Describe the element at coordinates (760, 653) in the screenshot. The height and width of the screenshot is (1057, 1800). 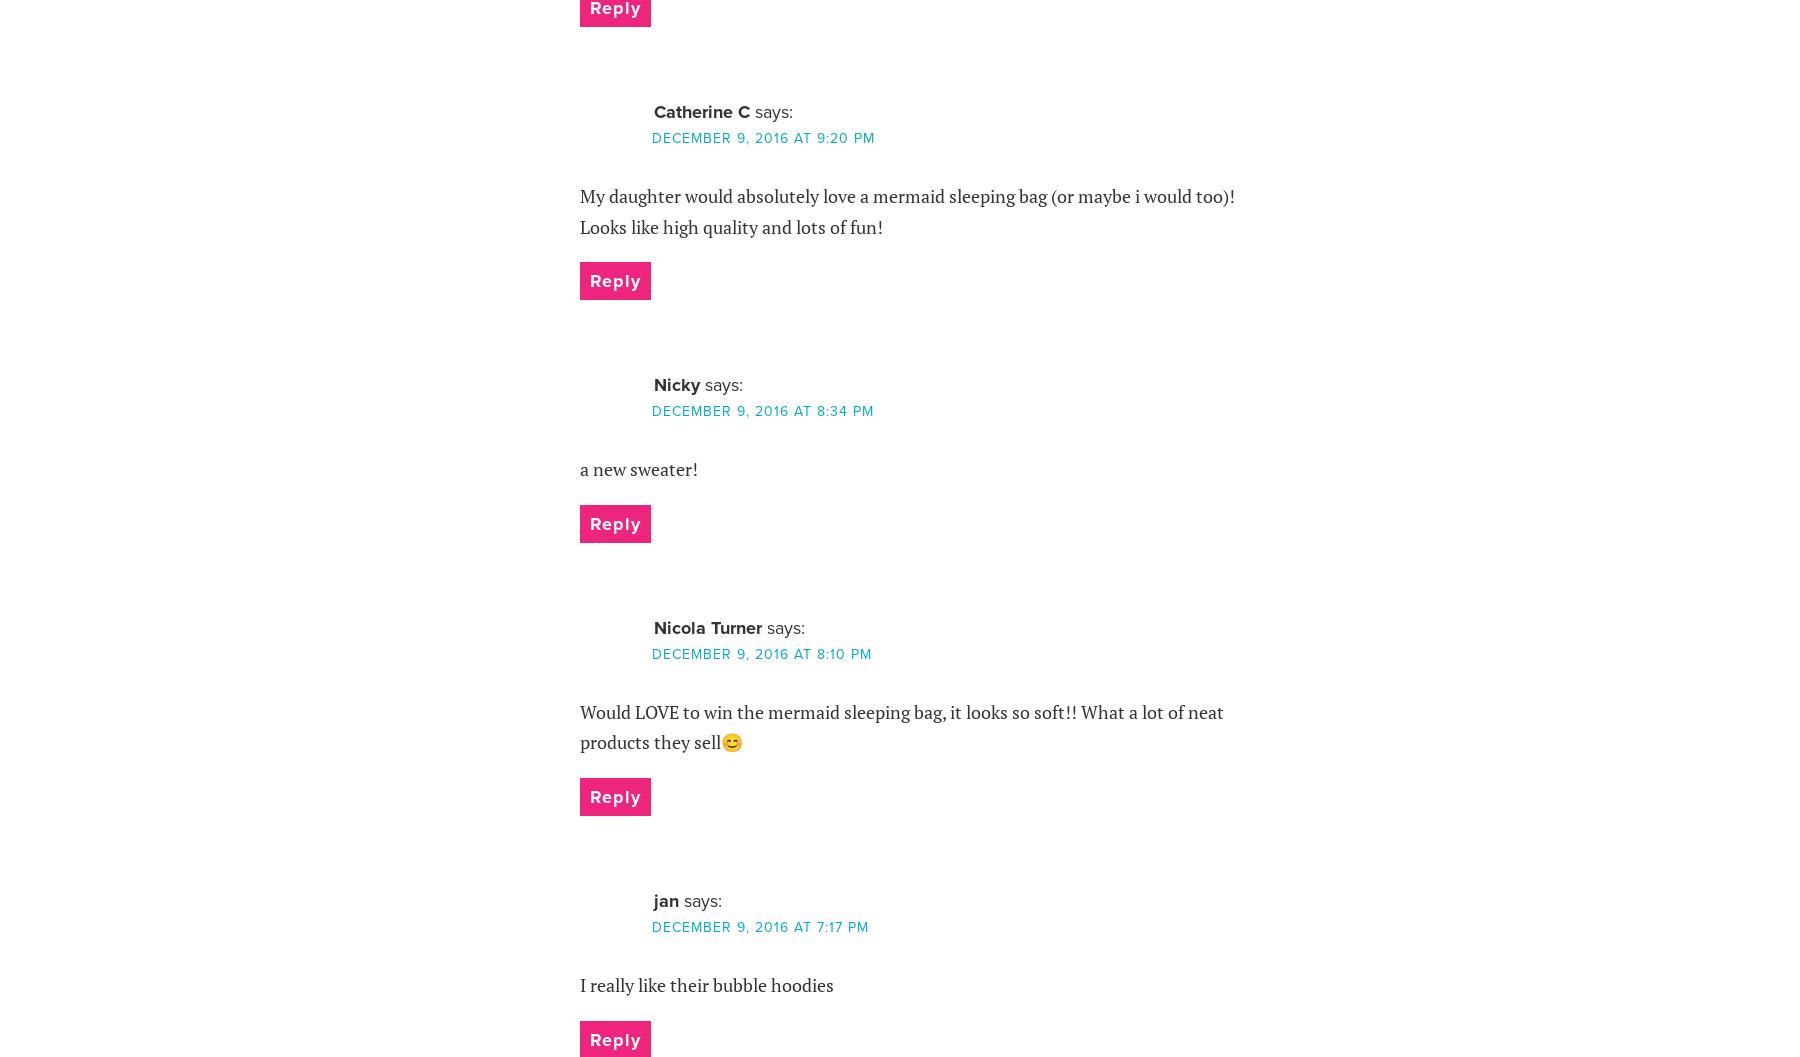
I see `'December 9, 2016 at 8:10 pm'` at that location.